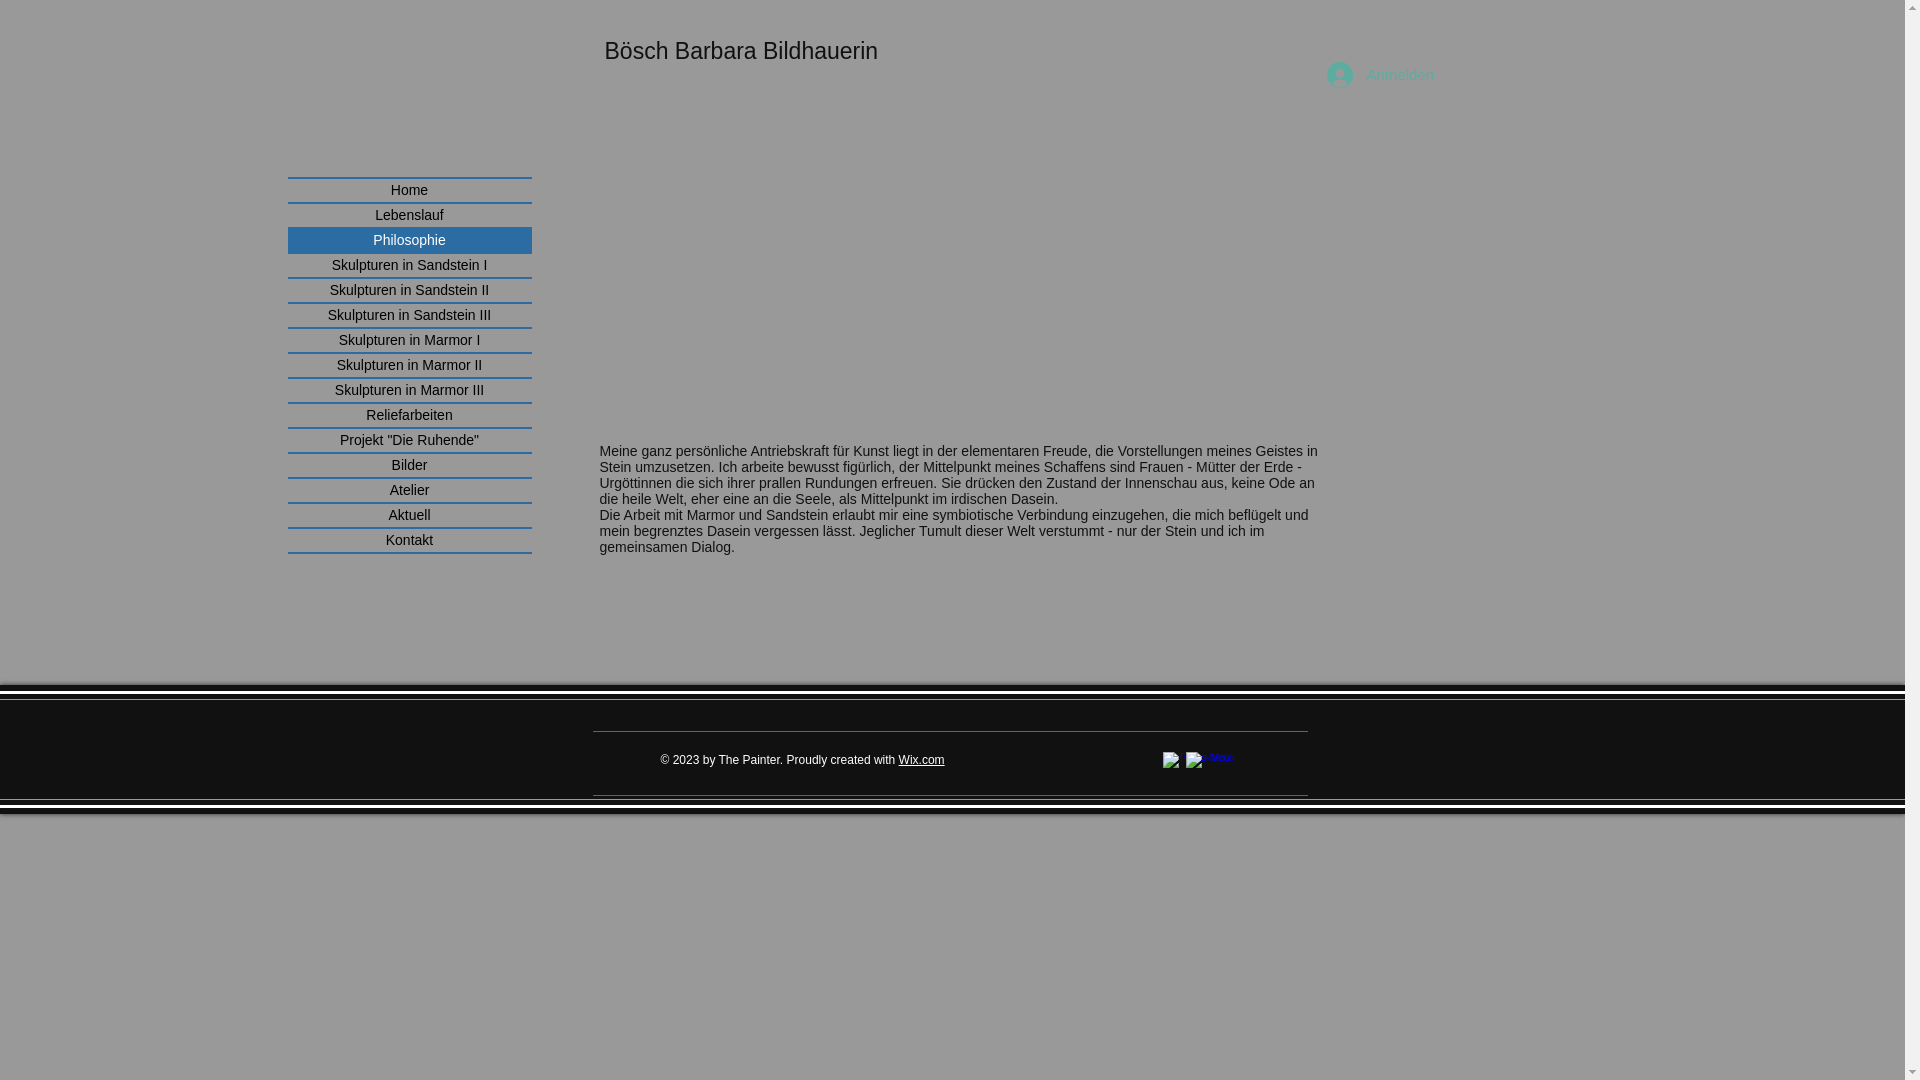  Describe the element at coordinates (408, 490) in the screenshot. I see `'Atelier'` at that location.